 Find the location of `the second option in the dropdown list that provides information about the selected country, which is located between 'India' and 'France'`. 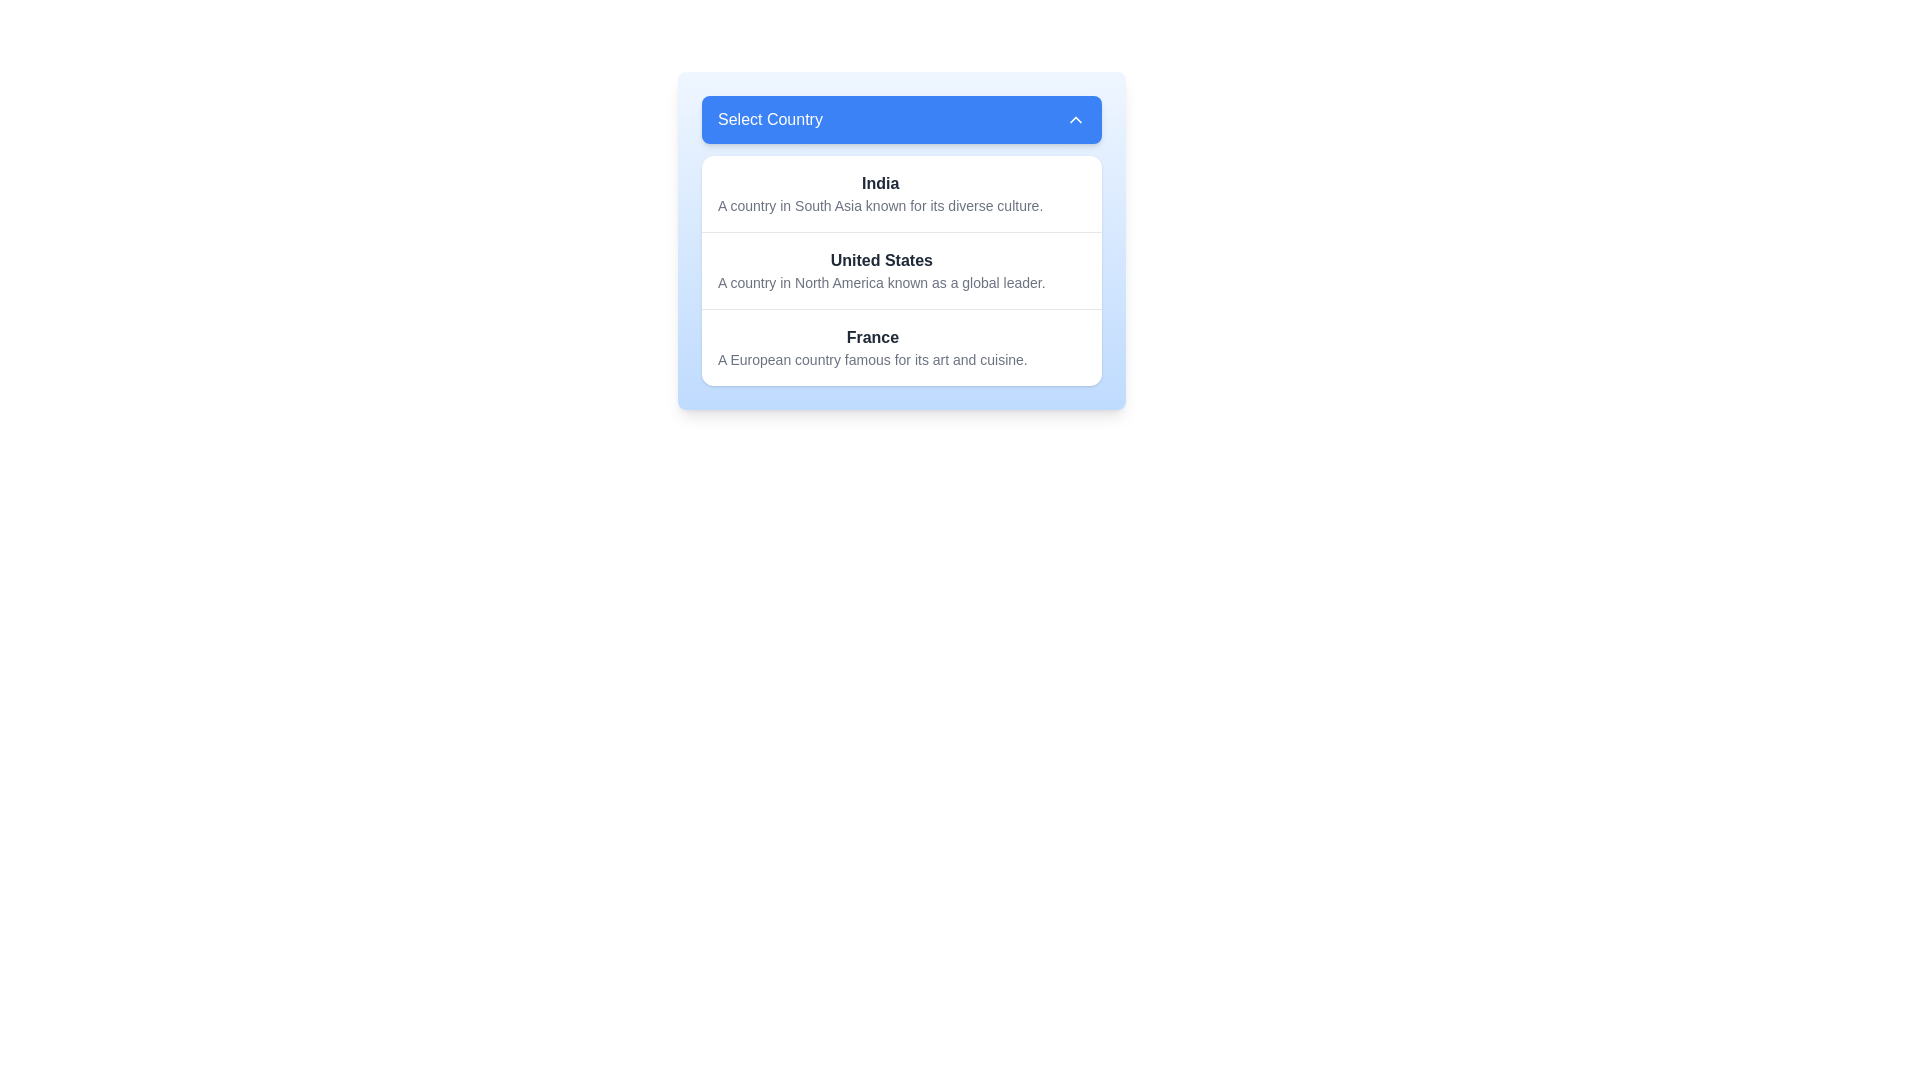

the second option in the dropdown list that provides information about the selected country, which is located between 'India' and 'France' is located at coordinates (880, 270).